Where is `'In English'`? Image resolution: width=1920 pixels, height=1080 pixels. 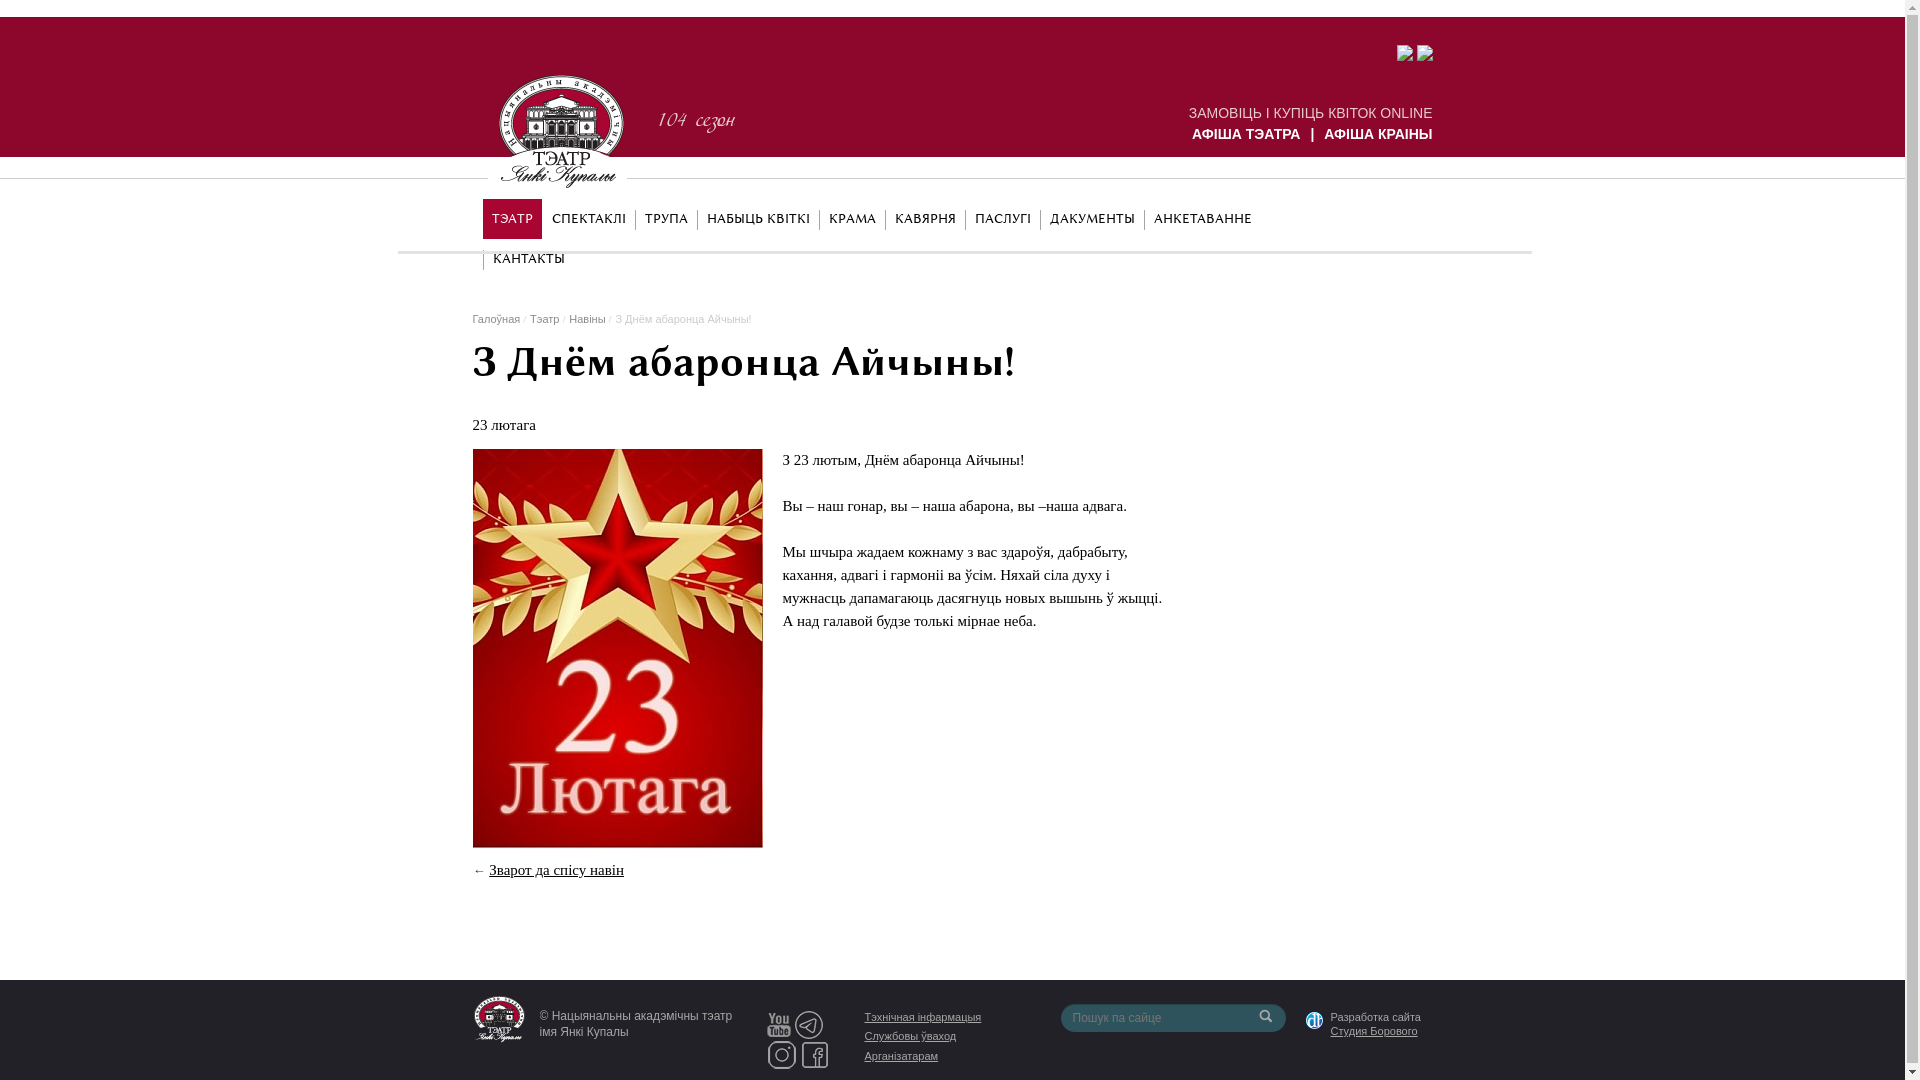
'In English' is located at coordinates (1390, 216).